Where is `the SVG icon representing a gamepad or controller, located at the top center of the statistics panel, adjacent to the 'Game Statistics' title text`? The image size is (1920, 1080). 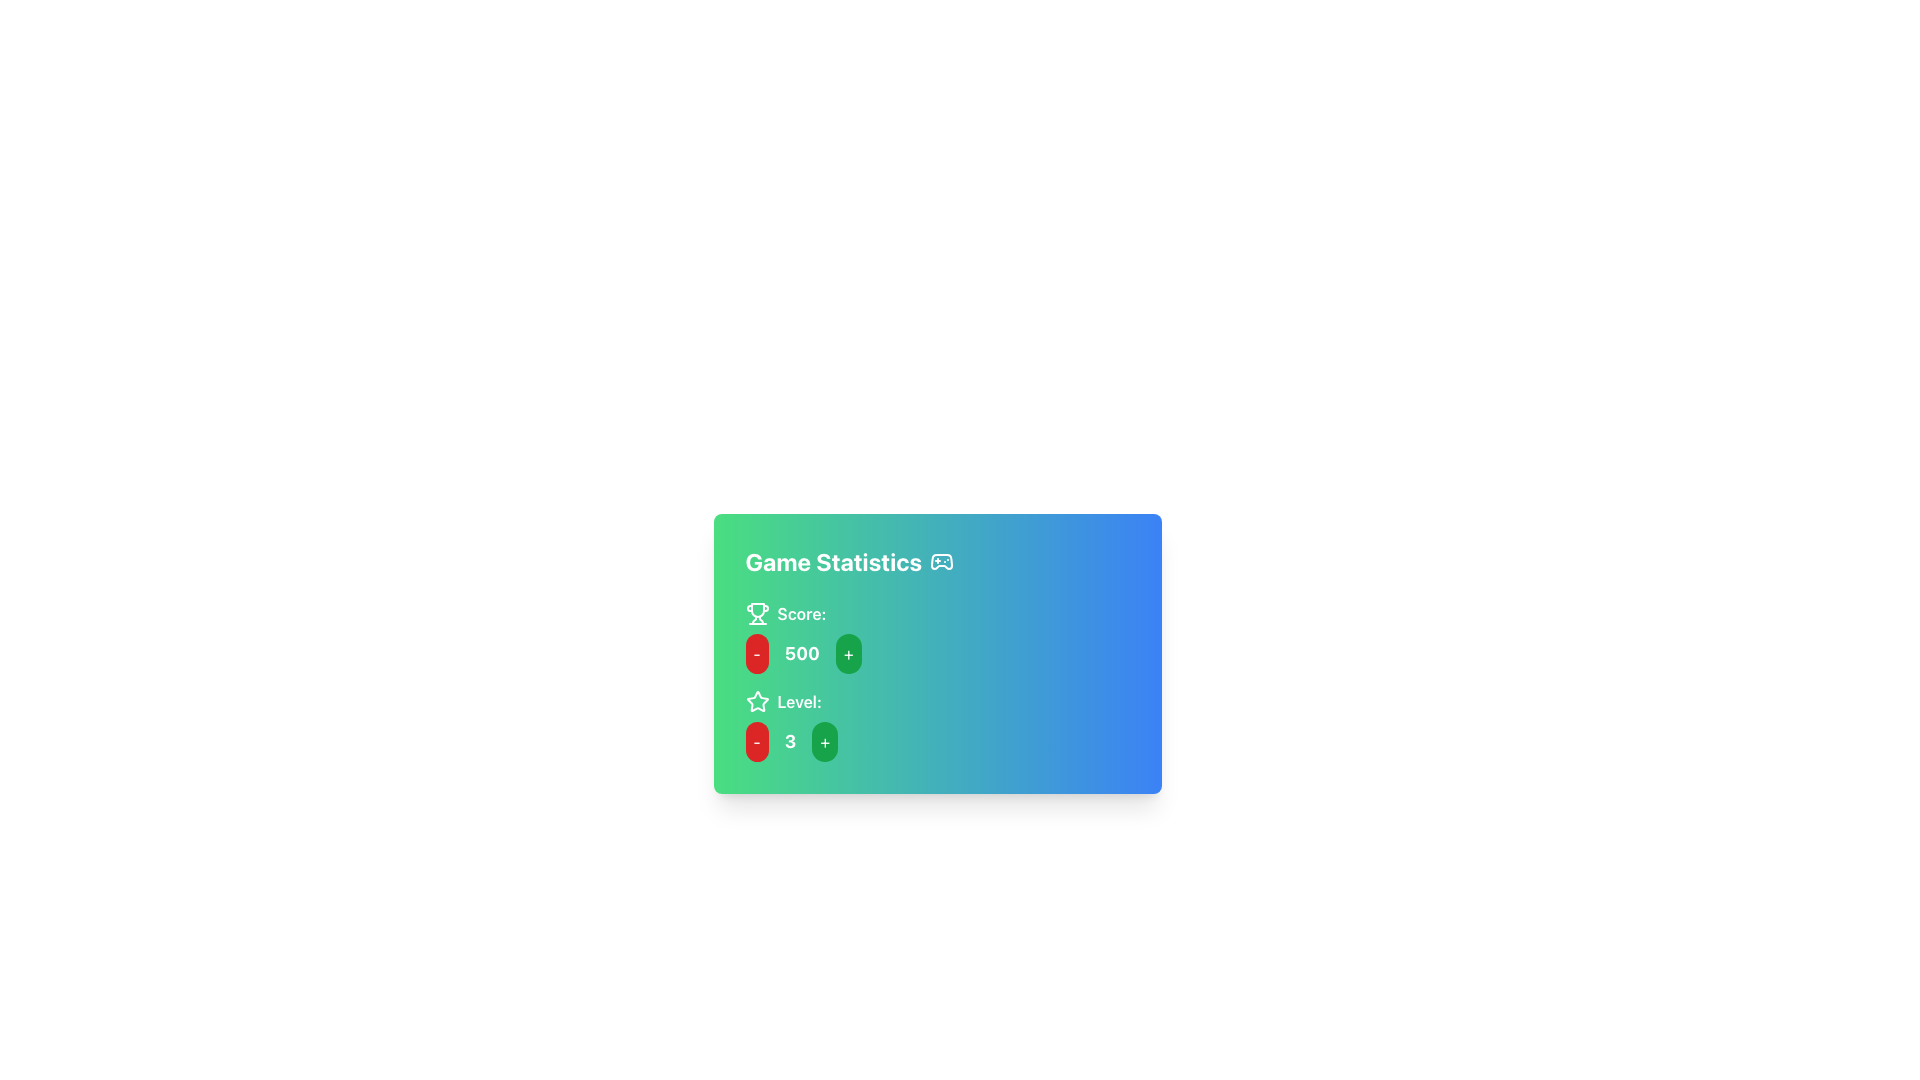
the SVG icon representing a gamepad or controller, located at the top center of the statistics panel, adjacent to the 'Game Statistics' title text is located at coordinates (941, 562).